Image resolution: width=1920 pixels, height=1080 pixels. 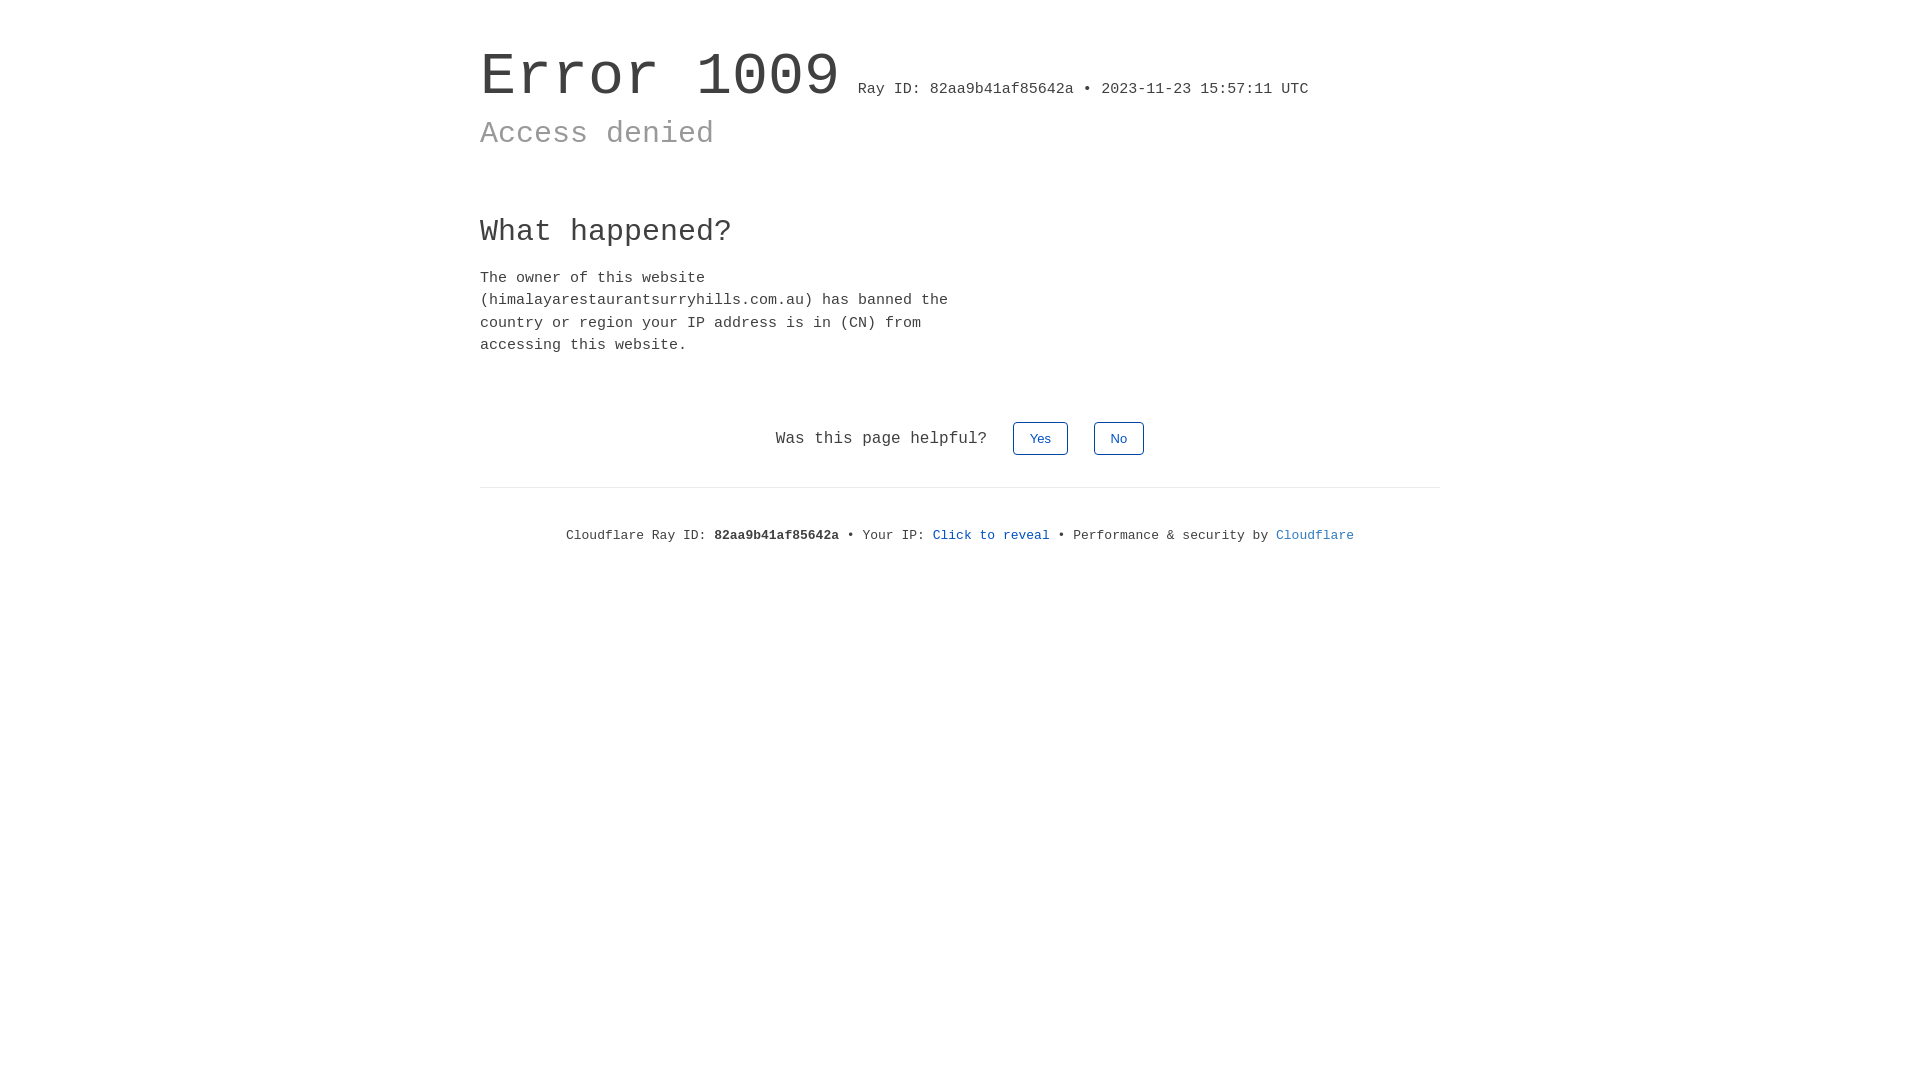 What do you see at coordinates (991, 534) in the screenshot?
I see `'Click to reveal'` at bounding box center [991, 534].